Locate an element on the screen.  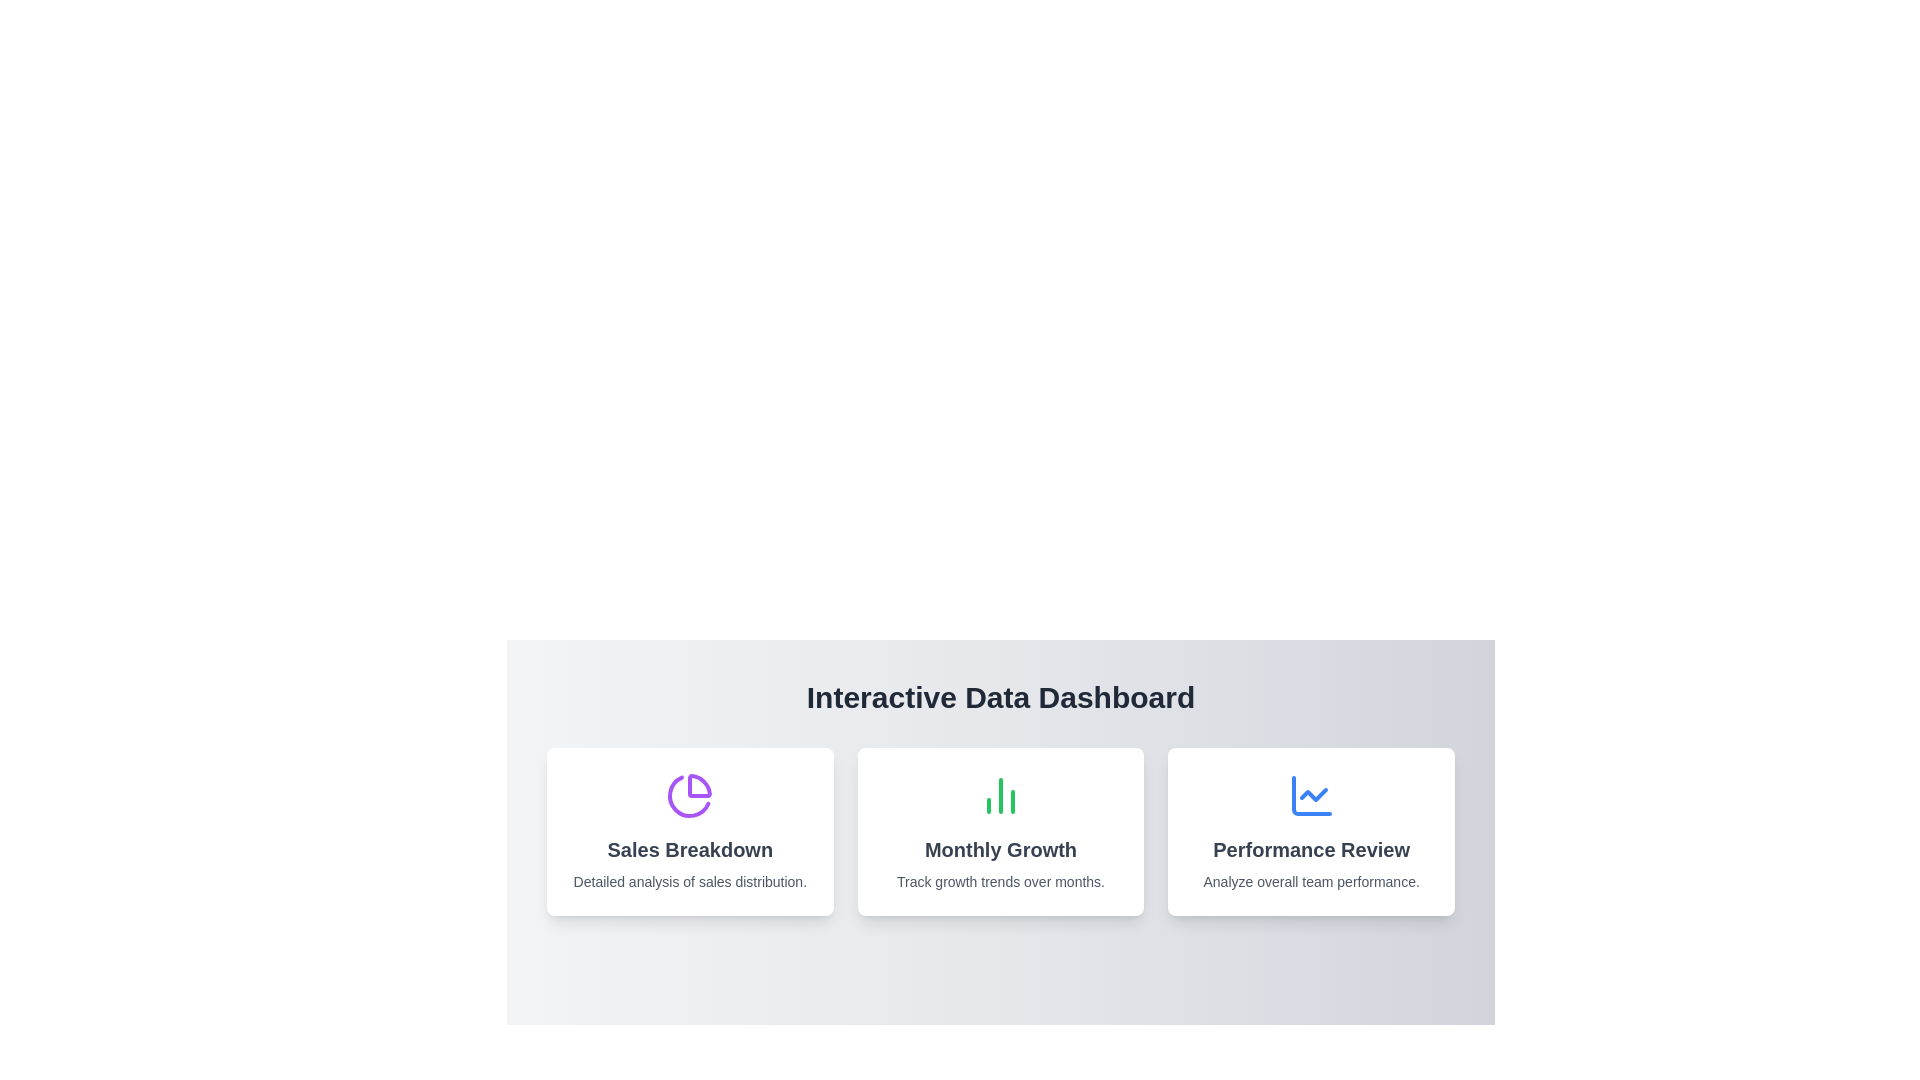
the middle informational card in the Component Group (Informational Cards) that provides insights about data analytics, located under the 'Interactive Data Dashboard' is located at coordinates (1001, 832).